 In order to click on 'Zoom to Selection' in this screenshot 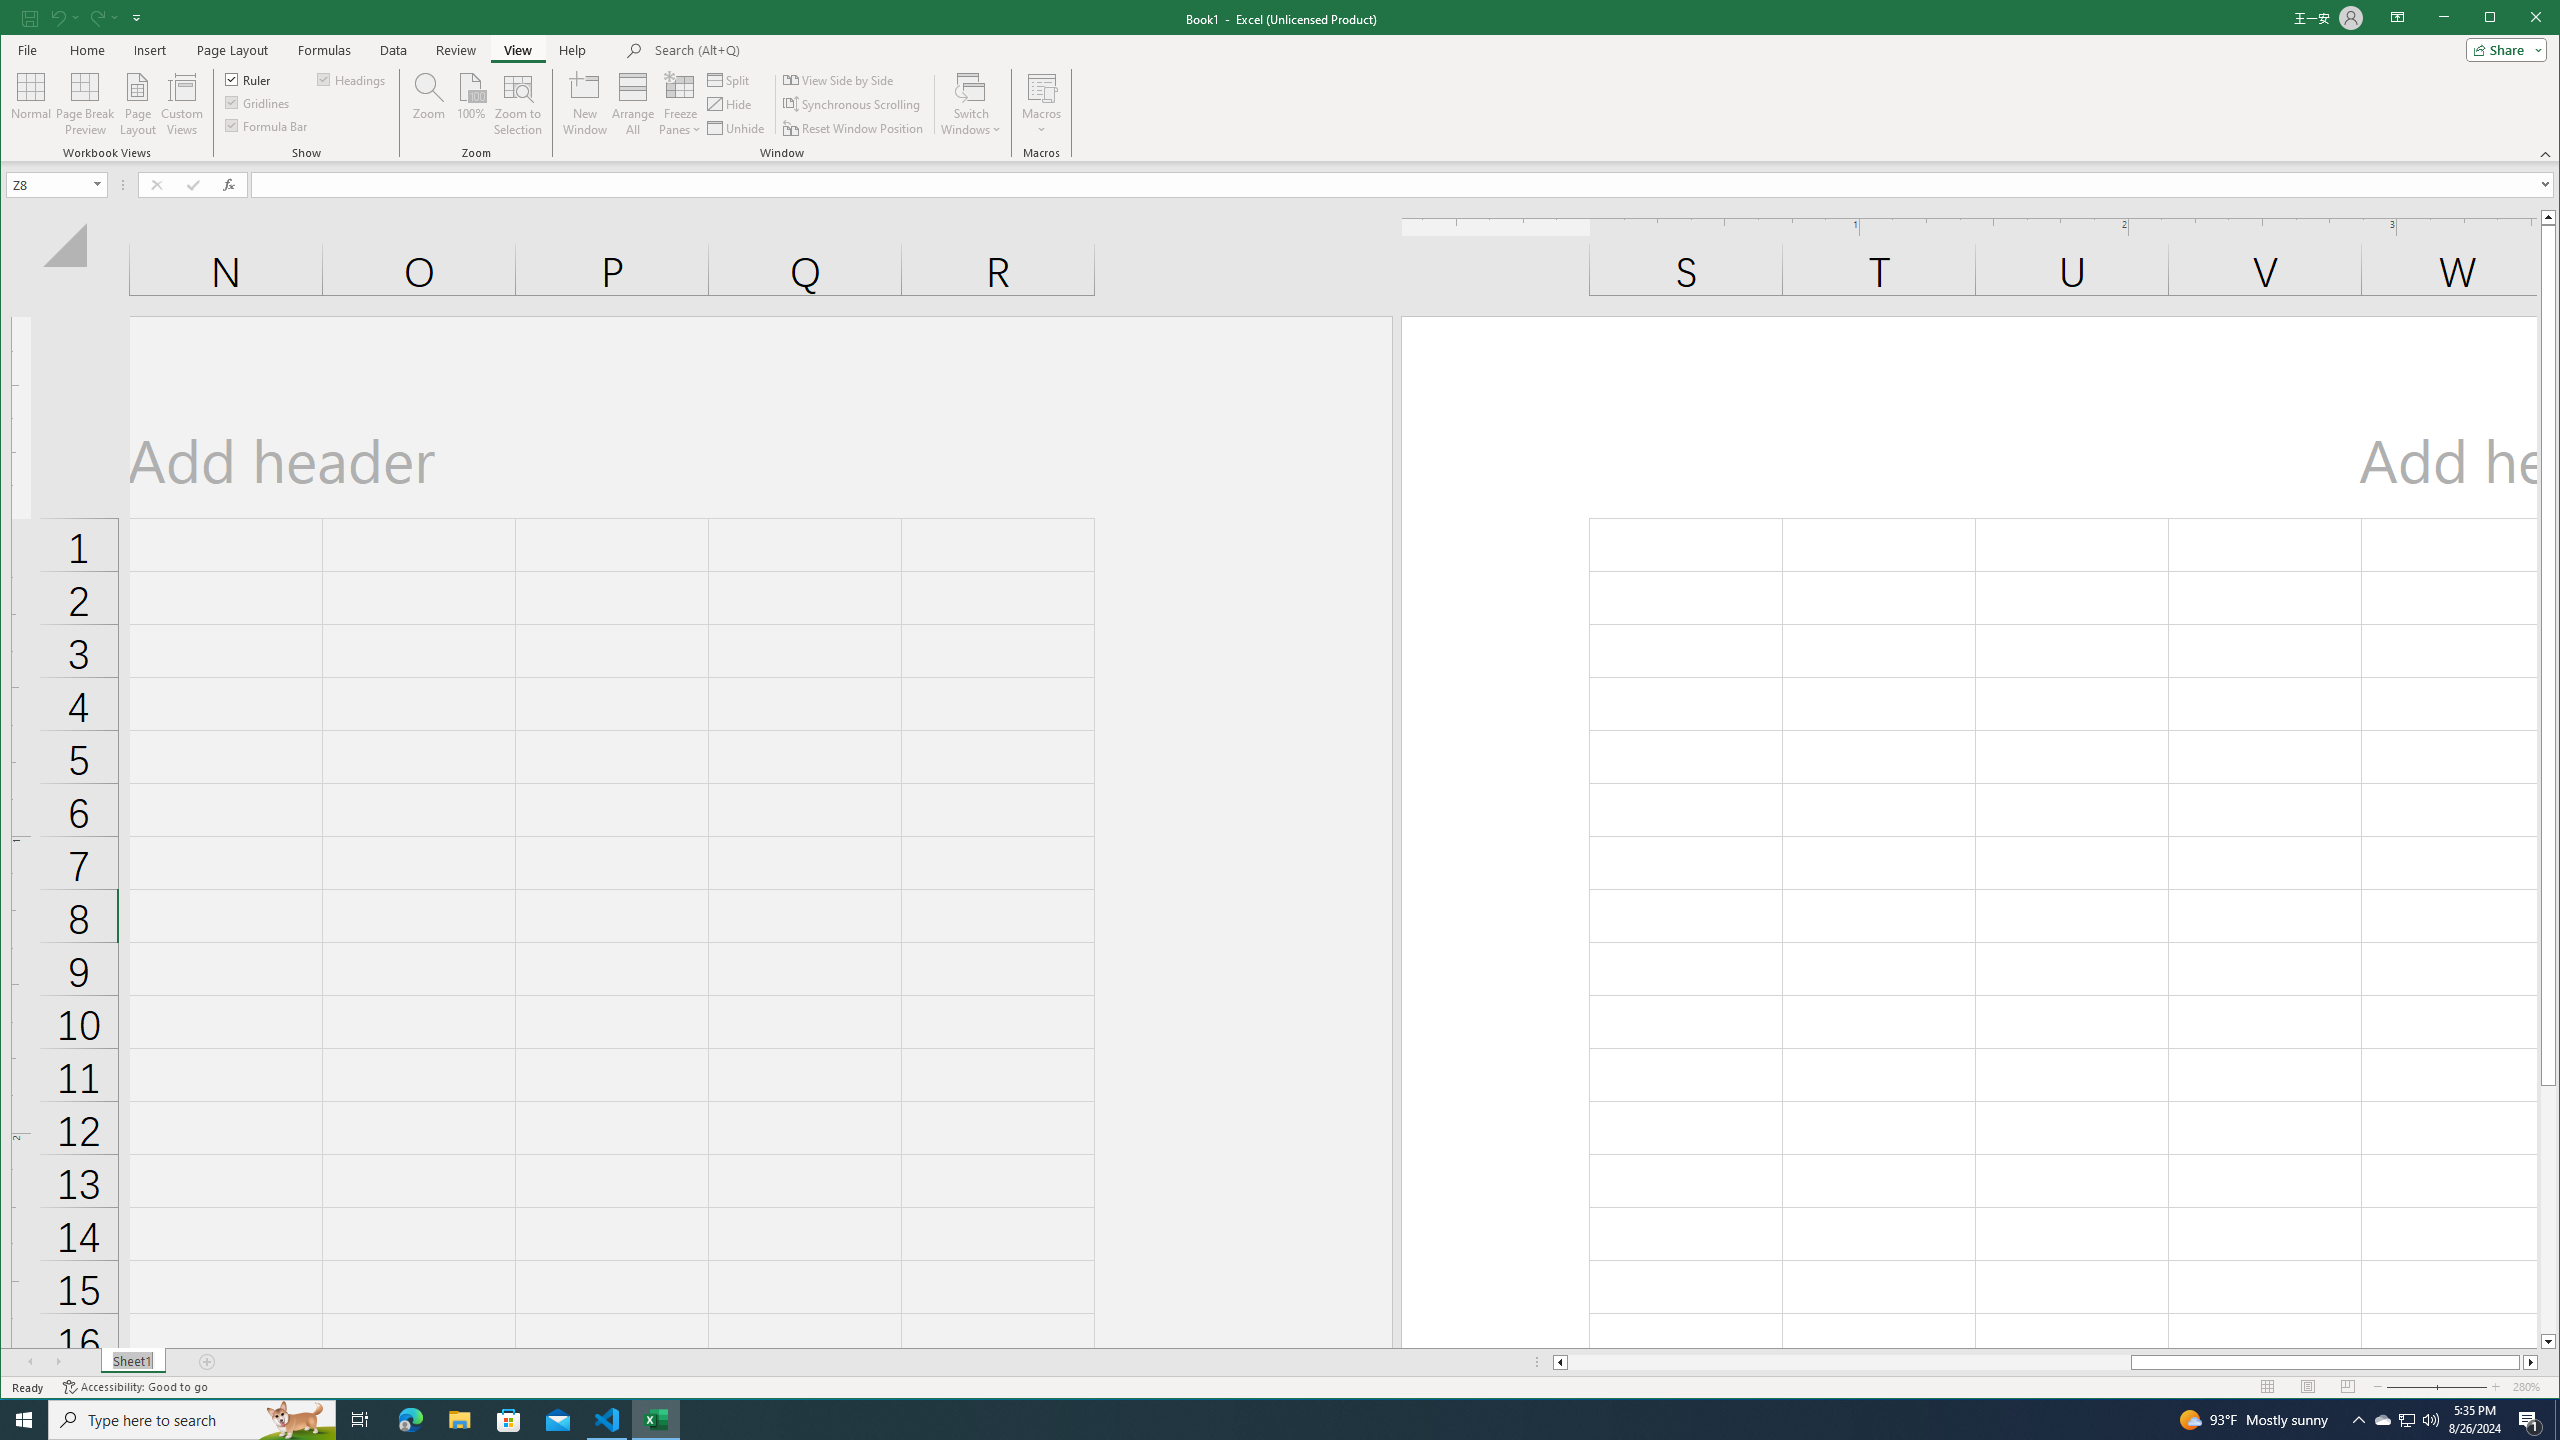, I will do `click(517, 103)`.